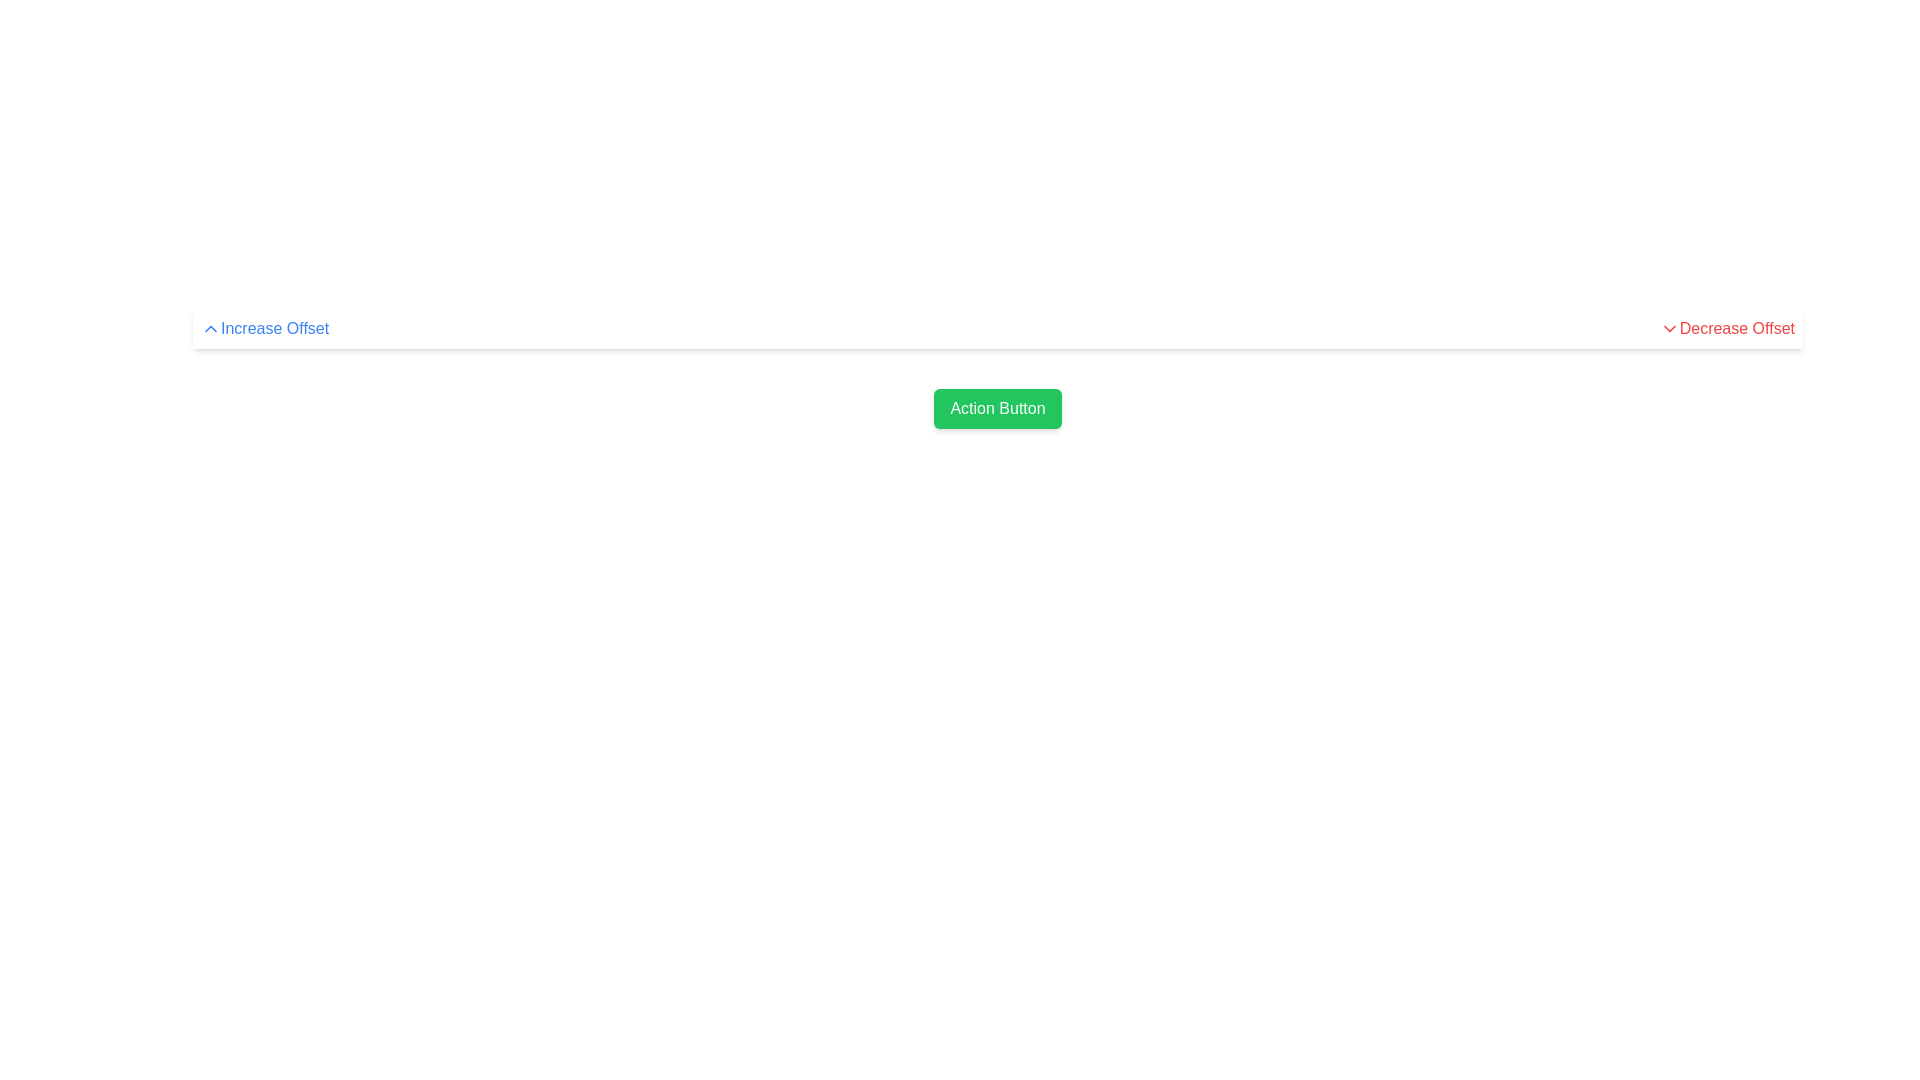 The height and width of the screenshot is (1080, 1920). Describe the element at coordinates (998, 407) in the screenshot. I see `the bright green 'Action Button' with rounded corners located centrally below the 'Increase Offset' and 'Decrease Offset' controls` at that location.